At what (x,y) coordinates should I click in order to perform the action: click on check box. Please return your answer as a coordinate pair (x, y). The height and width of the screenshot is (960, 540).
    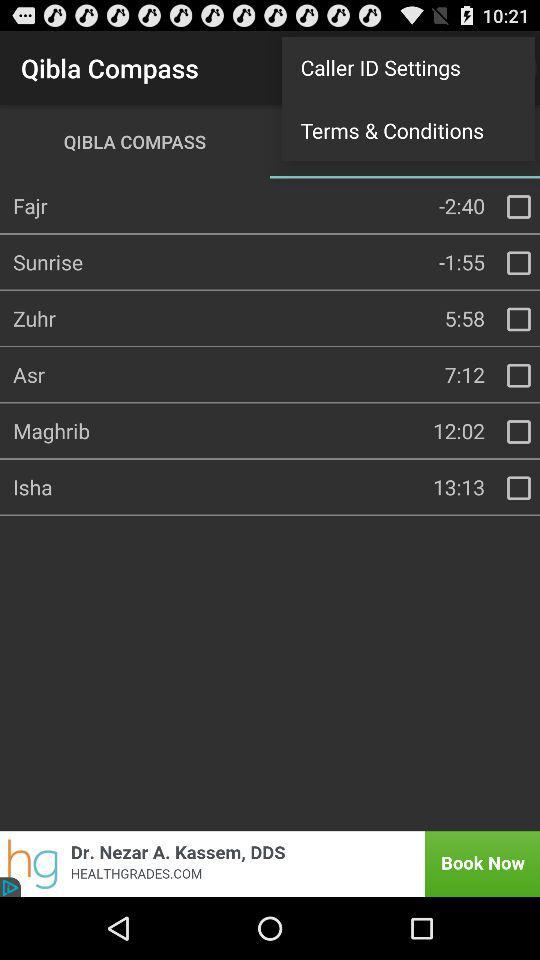
    Looking at the image, I should click on (518, 487).